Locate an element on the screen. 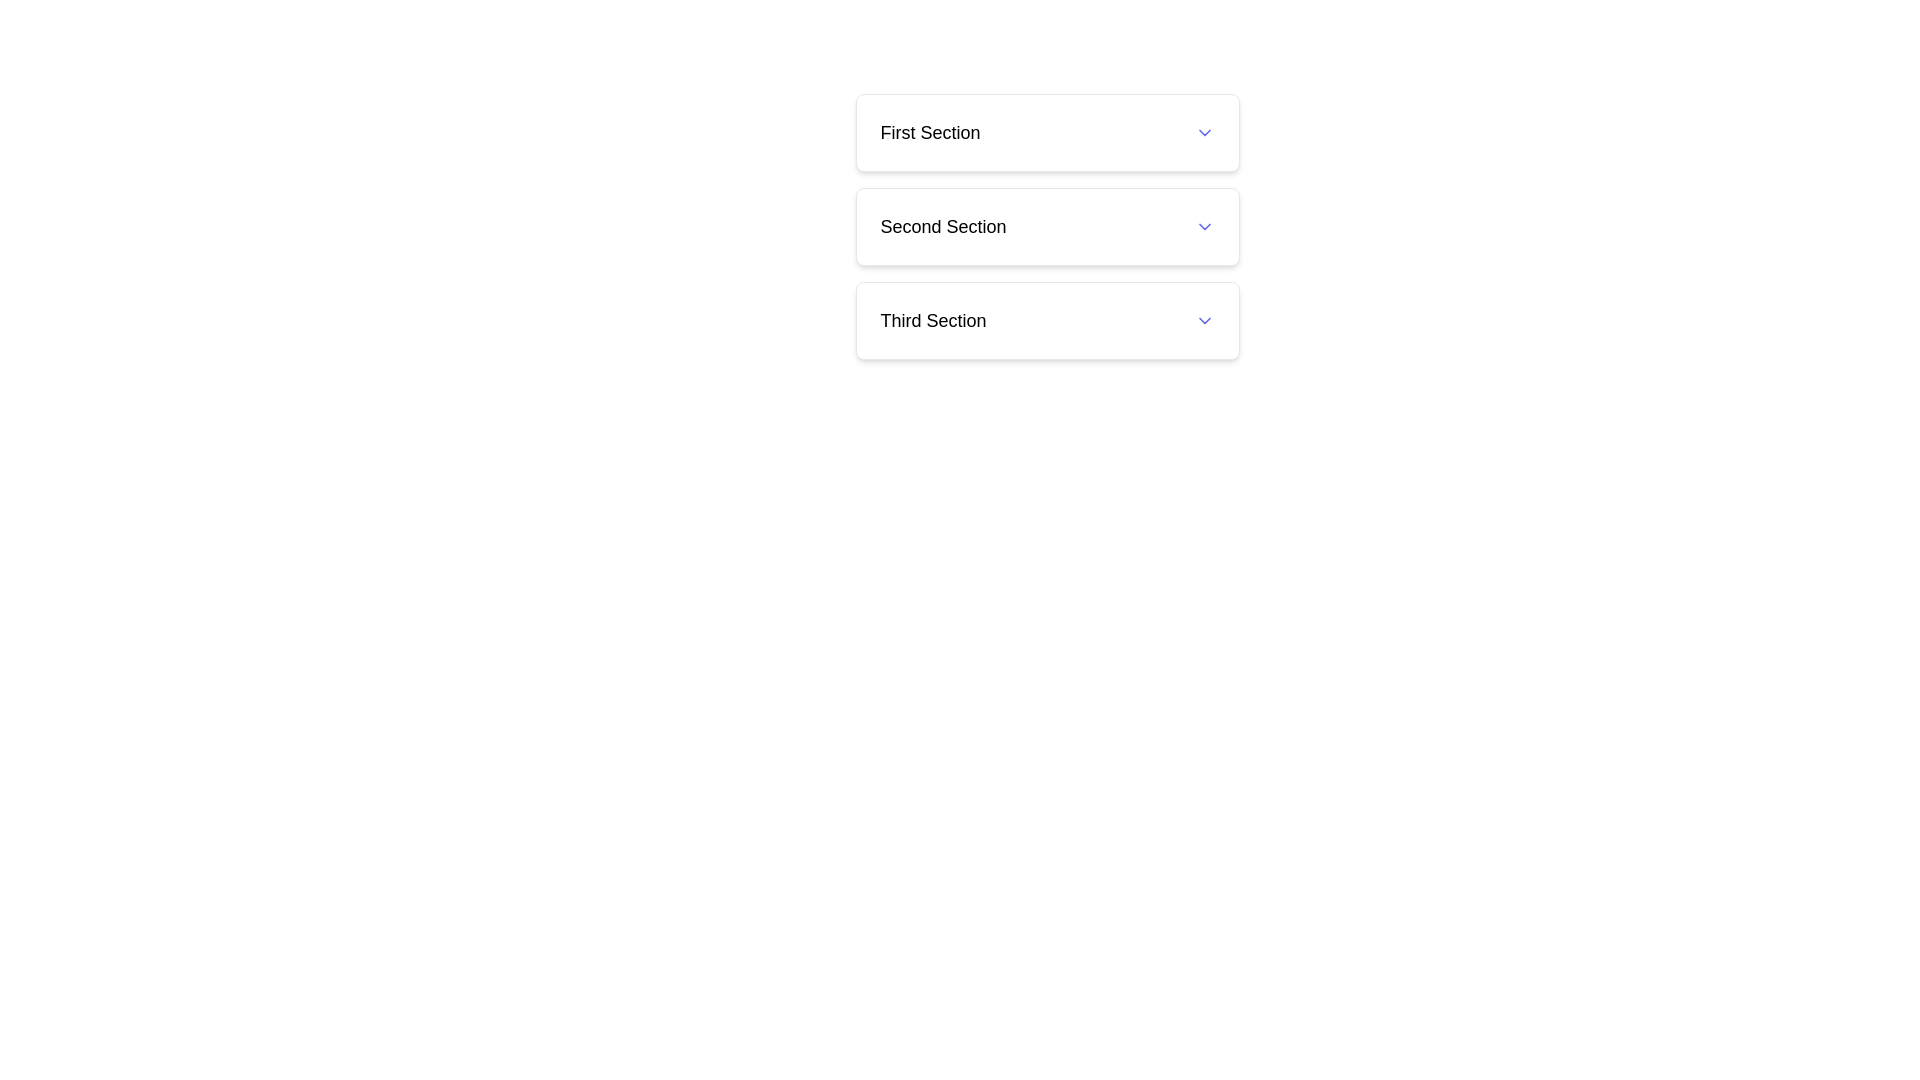  the Chevron icon next to the 'Second Section' is located at coordinates (1203, 226).